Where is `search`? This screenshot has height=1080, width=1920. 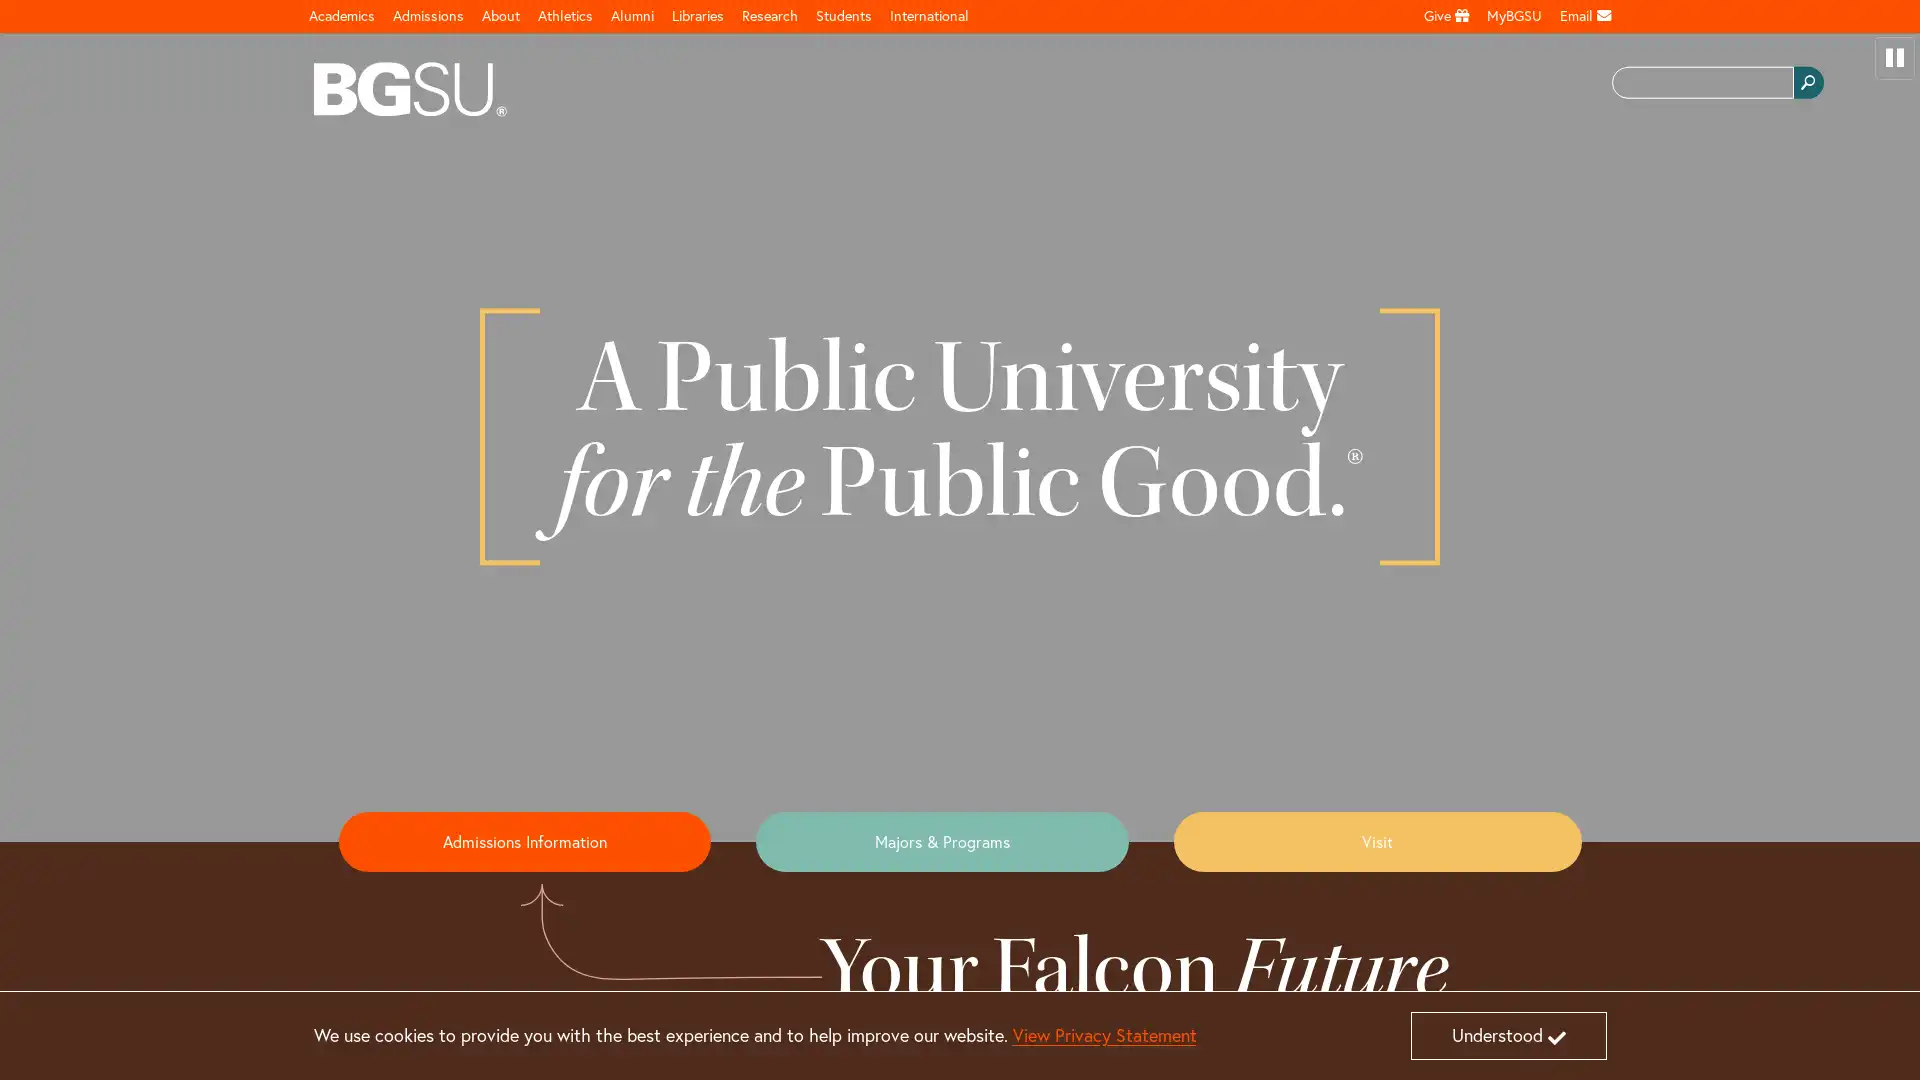 search is located at coordinates (1809, 80).